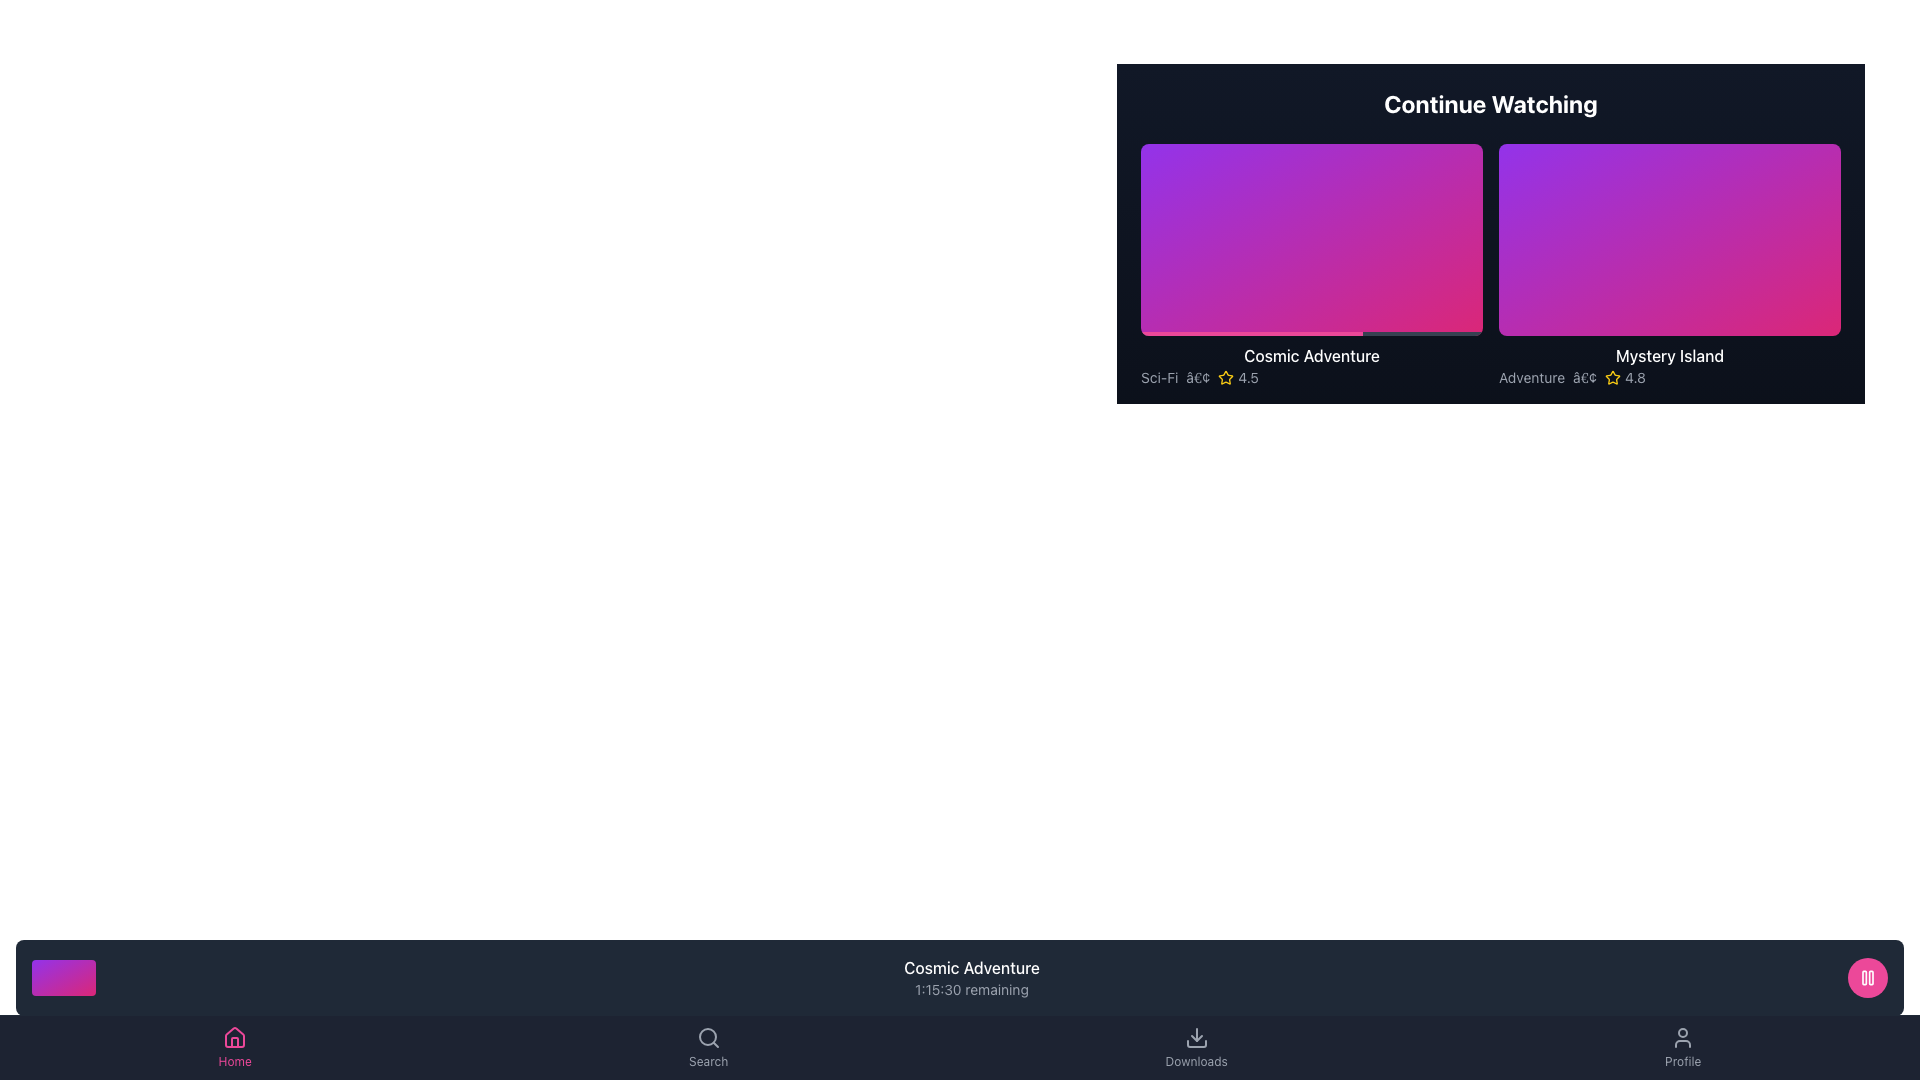 The image size is (1920, 1080). Describe the element at coordinates (1225, 378) in the screenshot. I see `the decorative star icon indicating a high rating for the item 'Cosmic Adventure', which is positioned to the left of the numeric rating '4.5'` at that location.